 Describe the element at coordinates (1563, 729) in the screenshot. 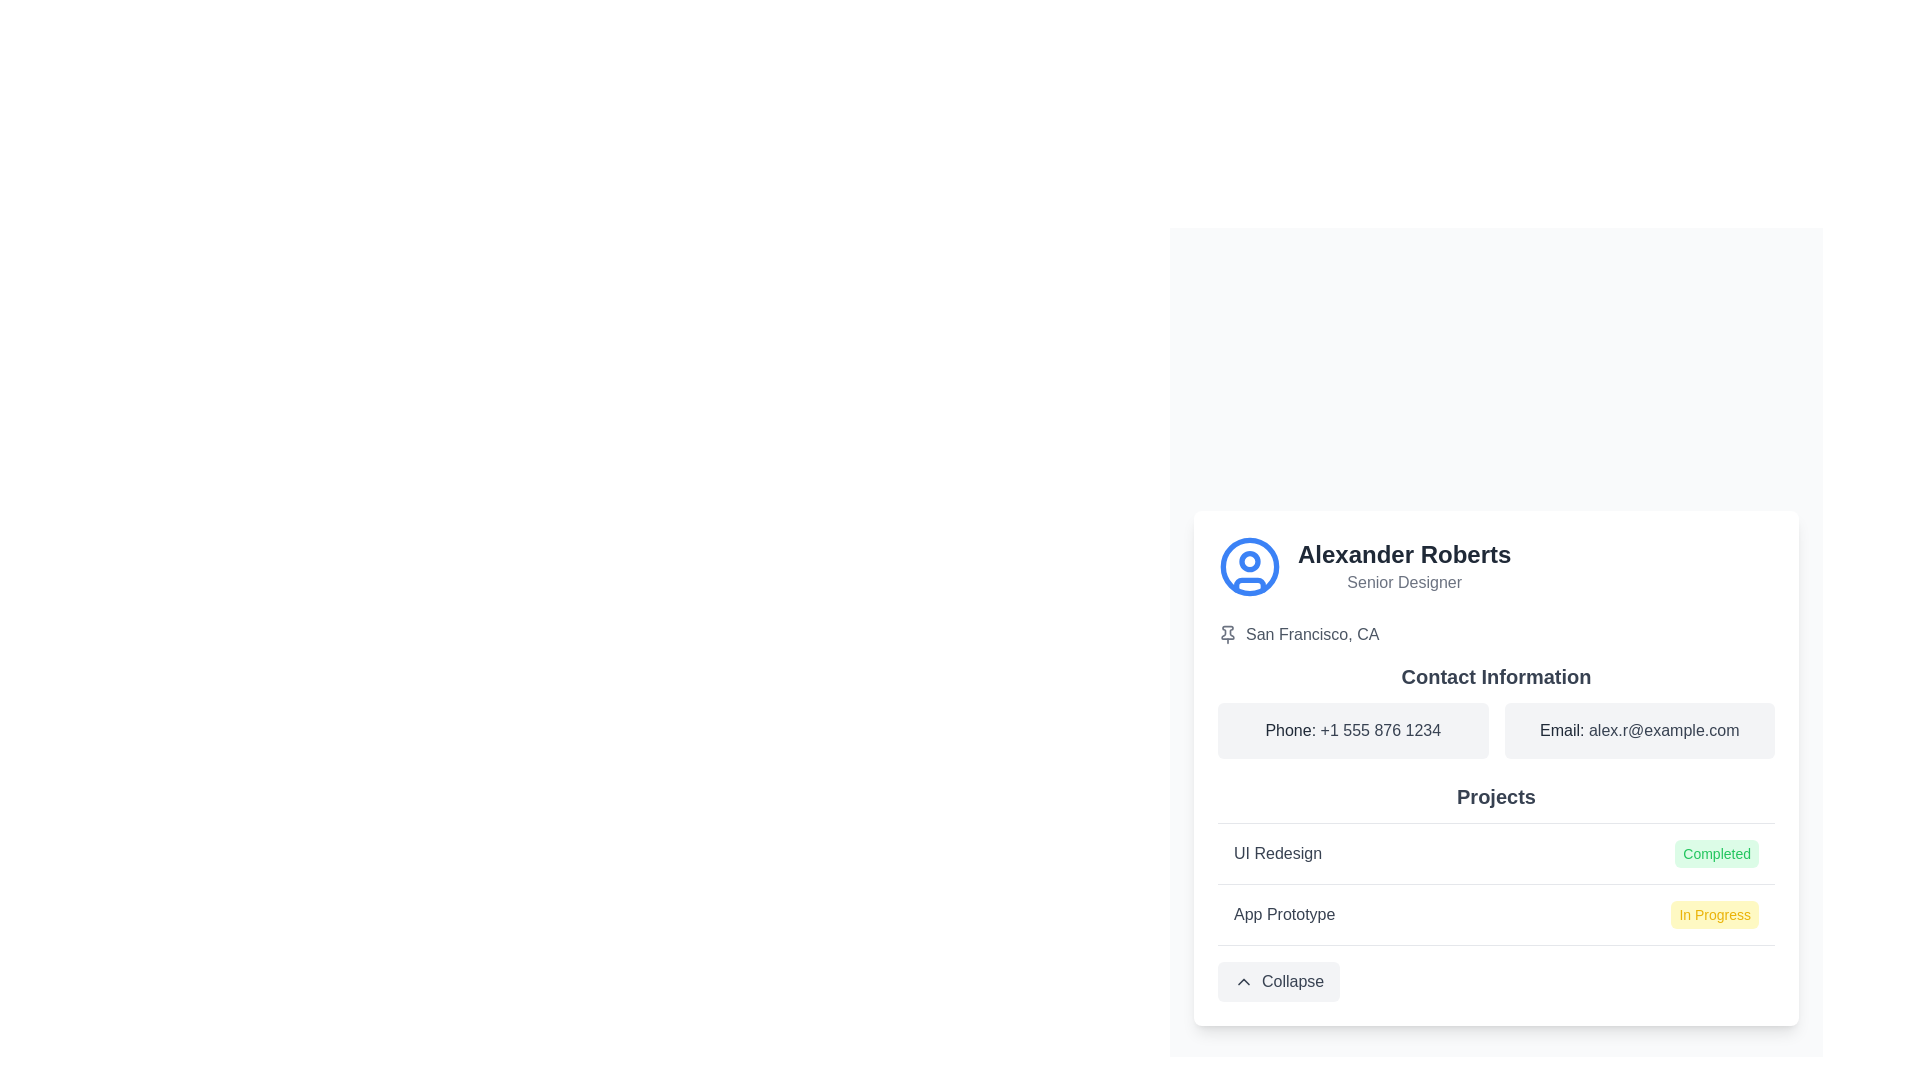

I see `the static text label that indicates the user's email address in the 'Contact Information' section on the right panel of the interface` at that location.